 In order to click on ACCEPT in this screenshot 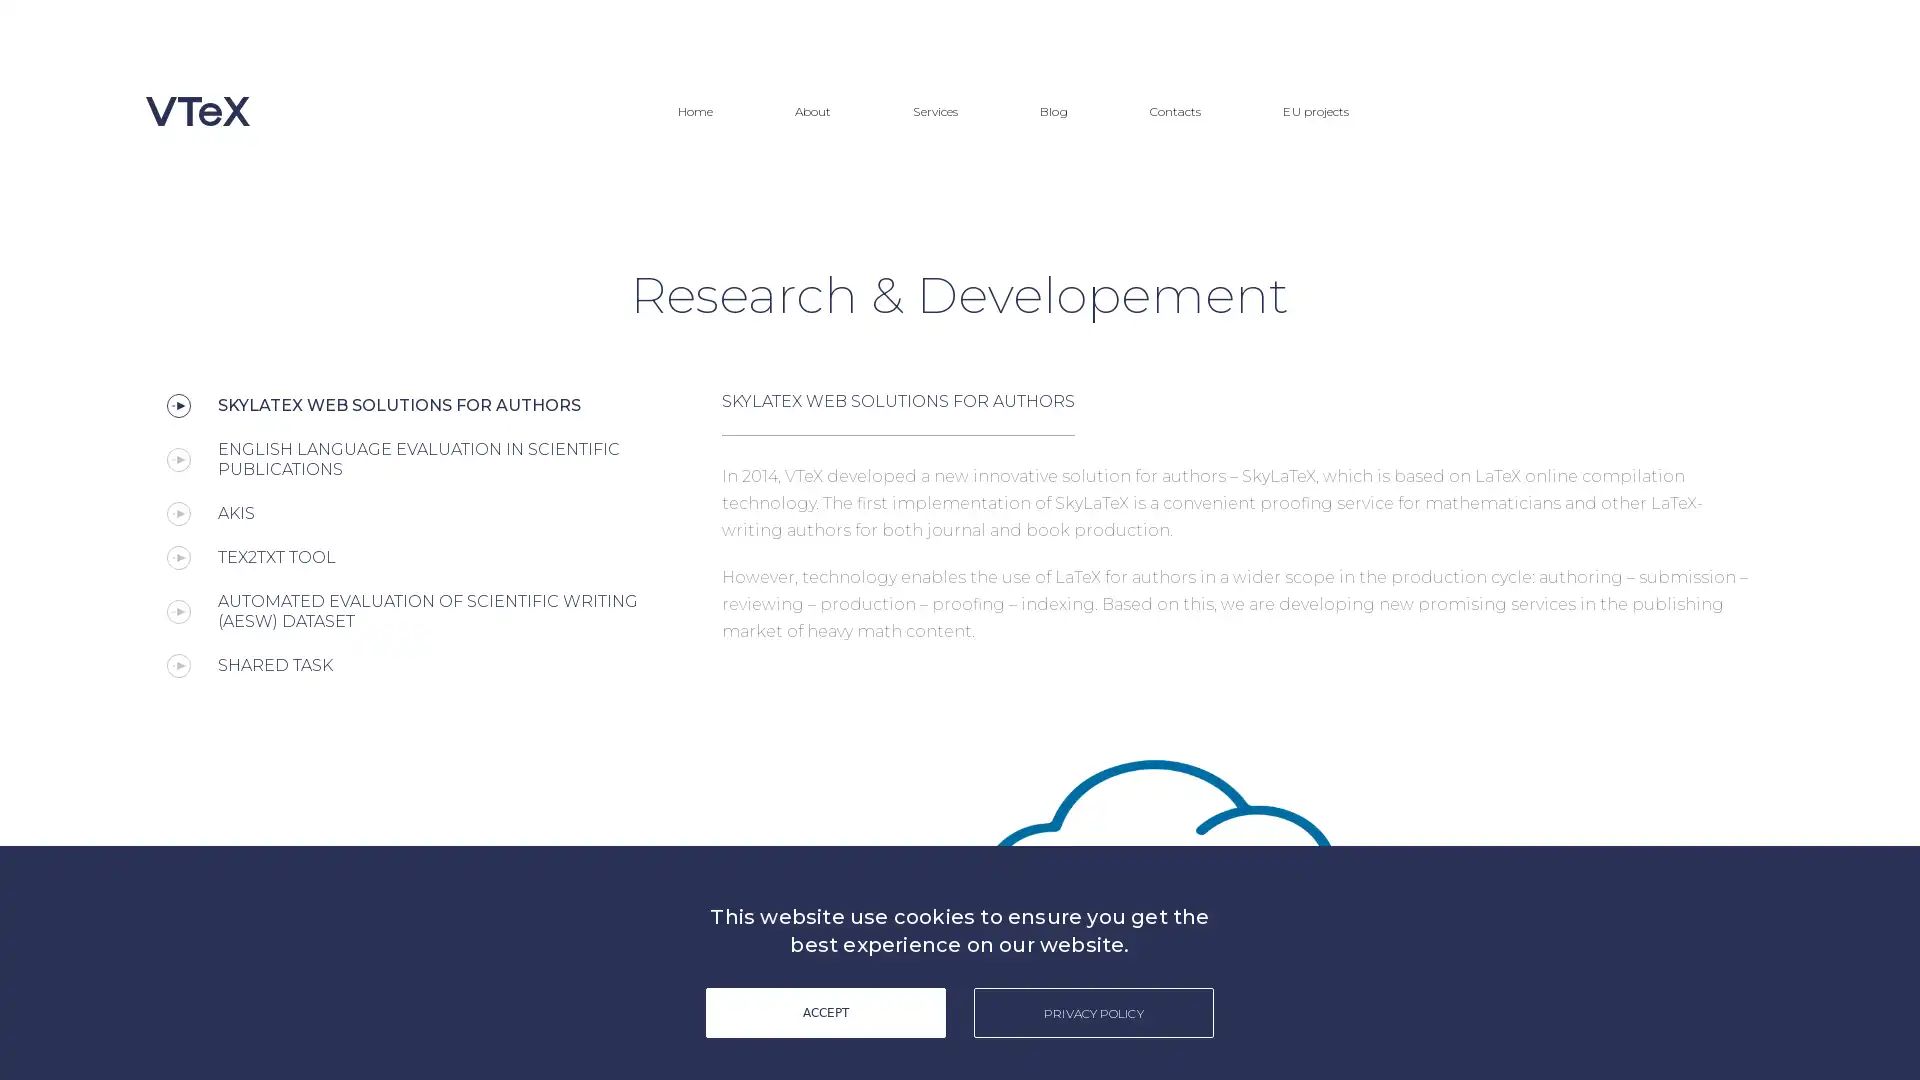, I will do `click(825, 1013)`.